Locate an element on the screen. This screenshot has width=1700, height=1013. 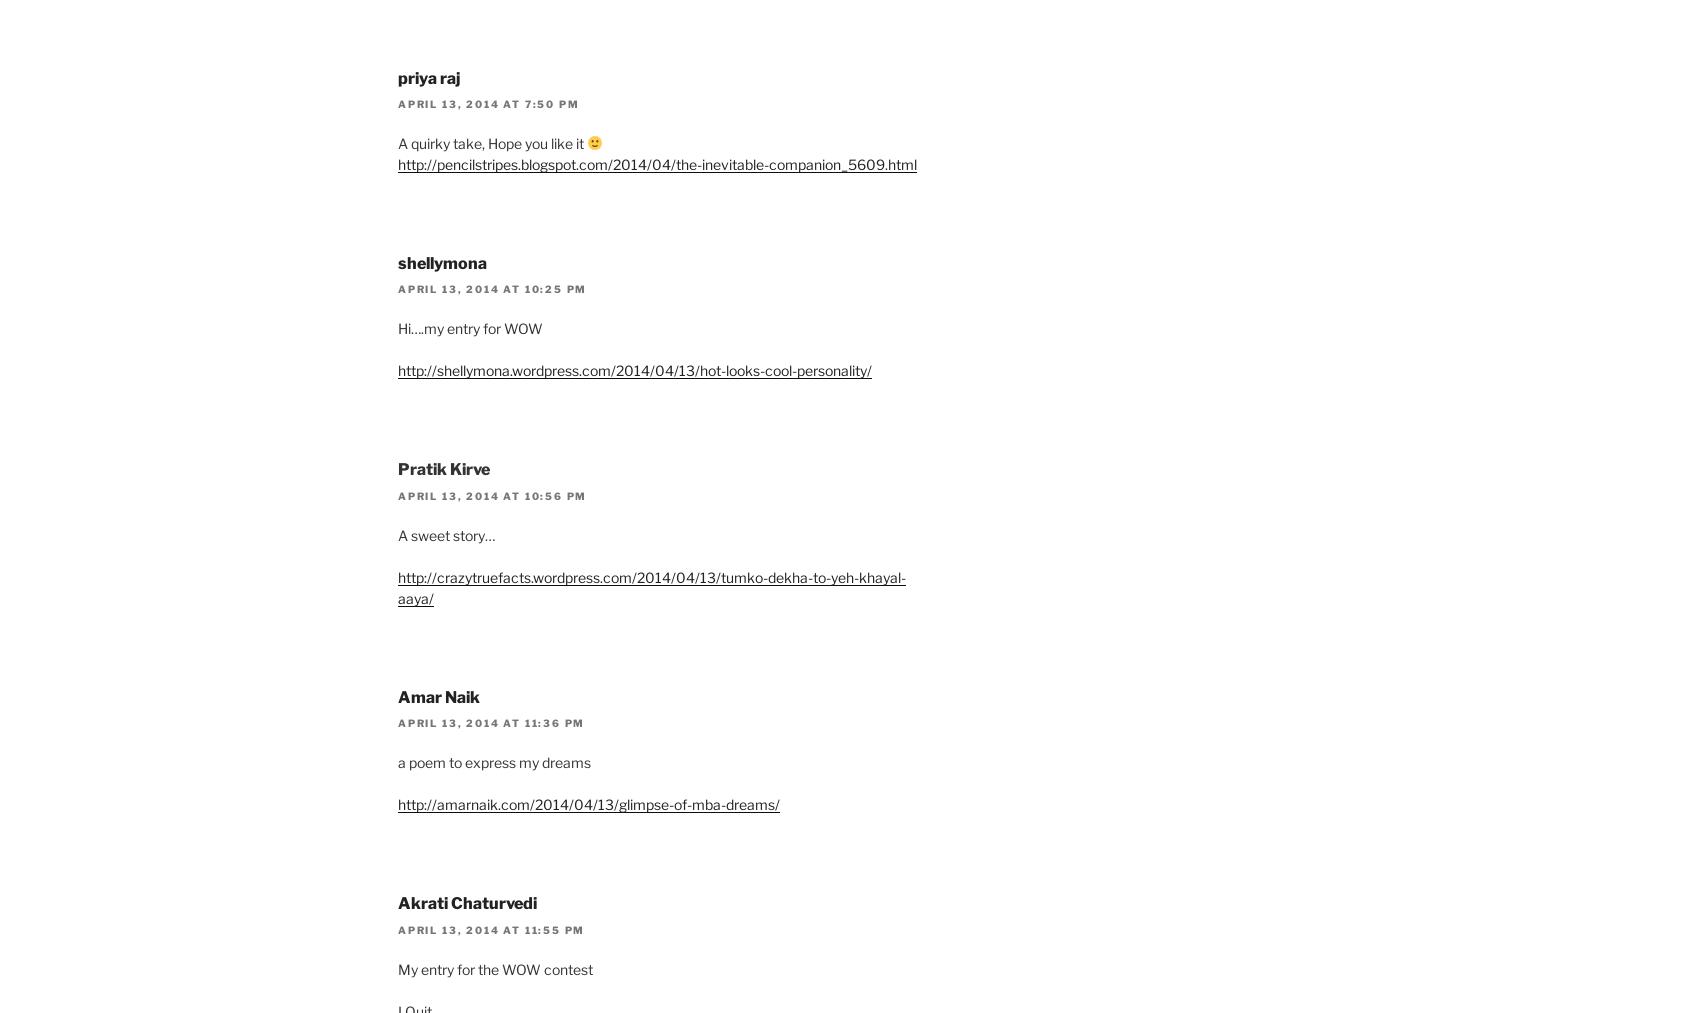
'A sweet story…' is located at coordinates (446, 534).